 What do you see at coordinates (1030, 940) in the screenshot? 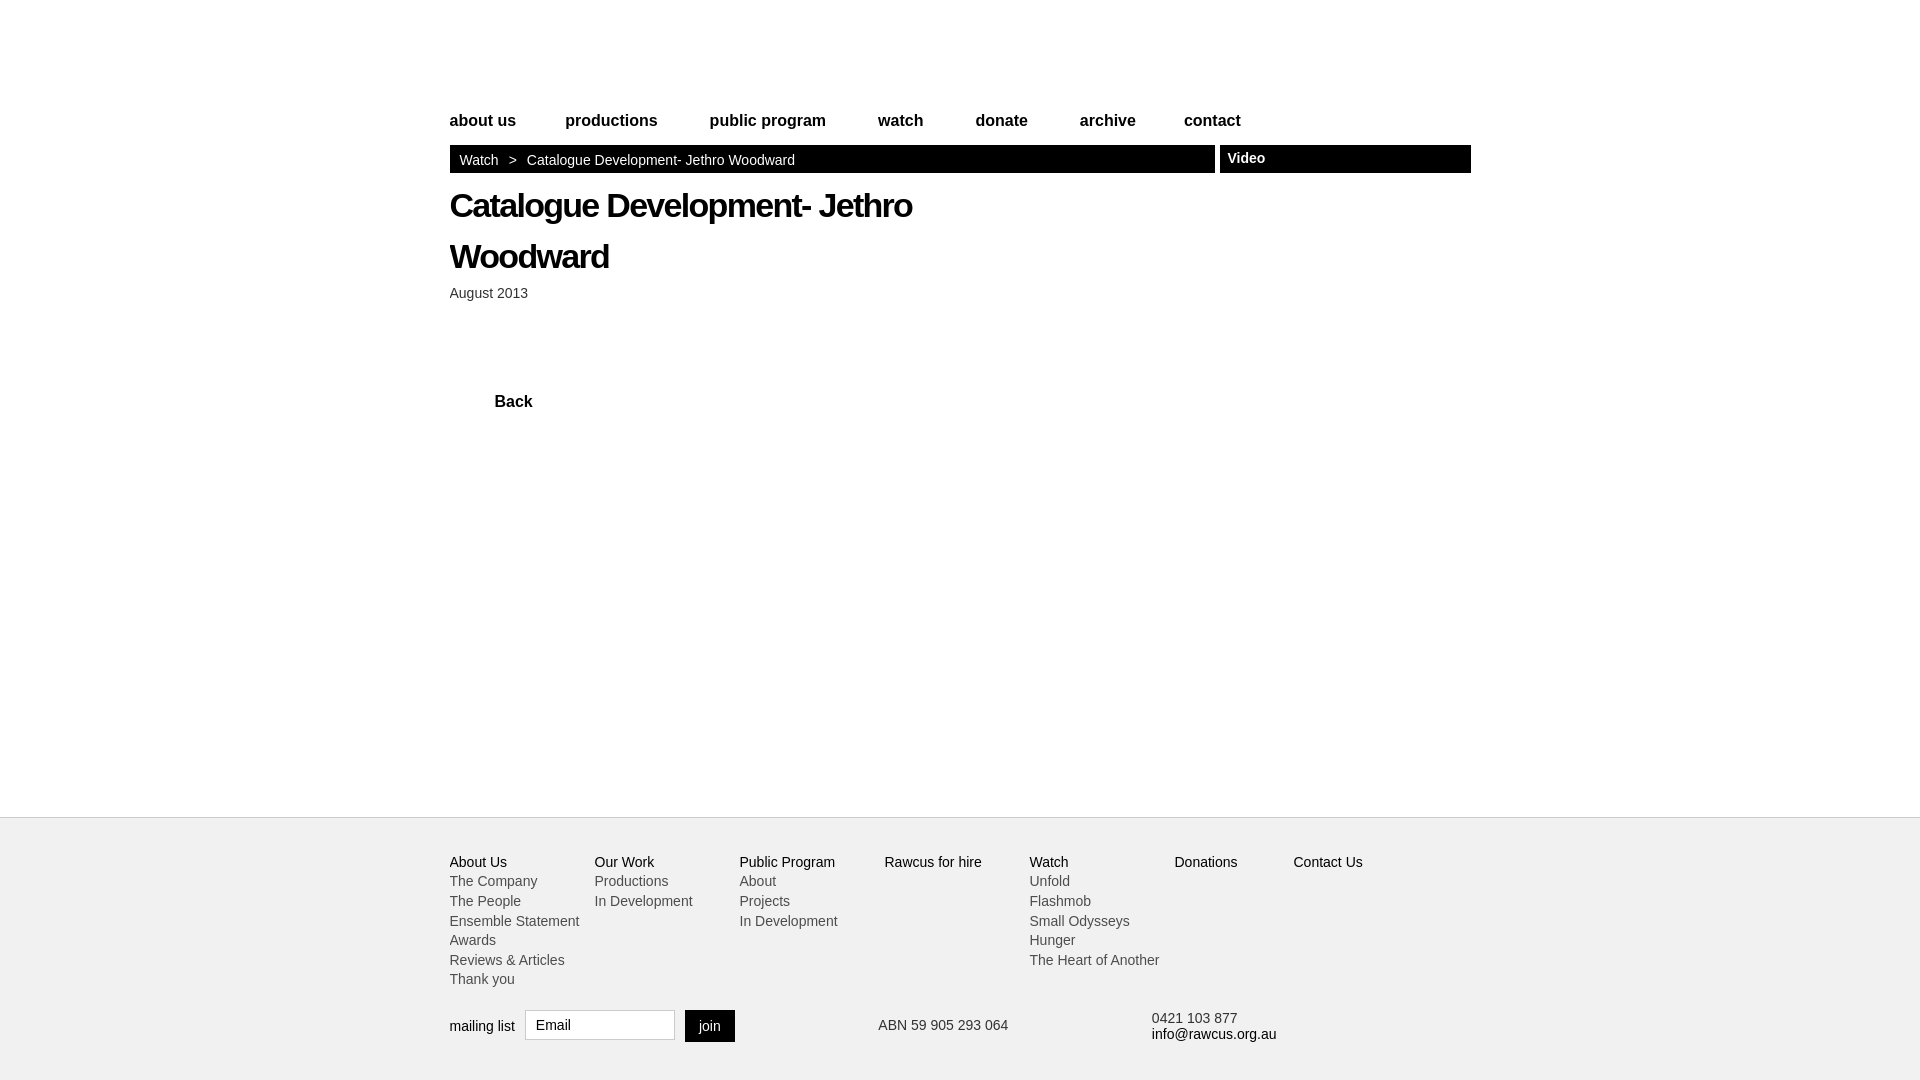
I see `'Hunger'` at bounding box center [1030, 940].